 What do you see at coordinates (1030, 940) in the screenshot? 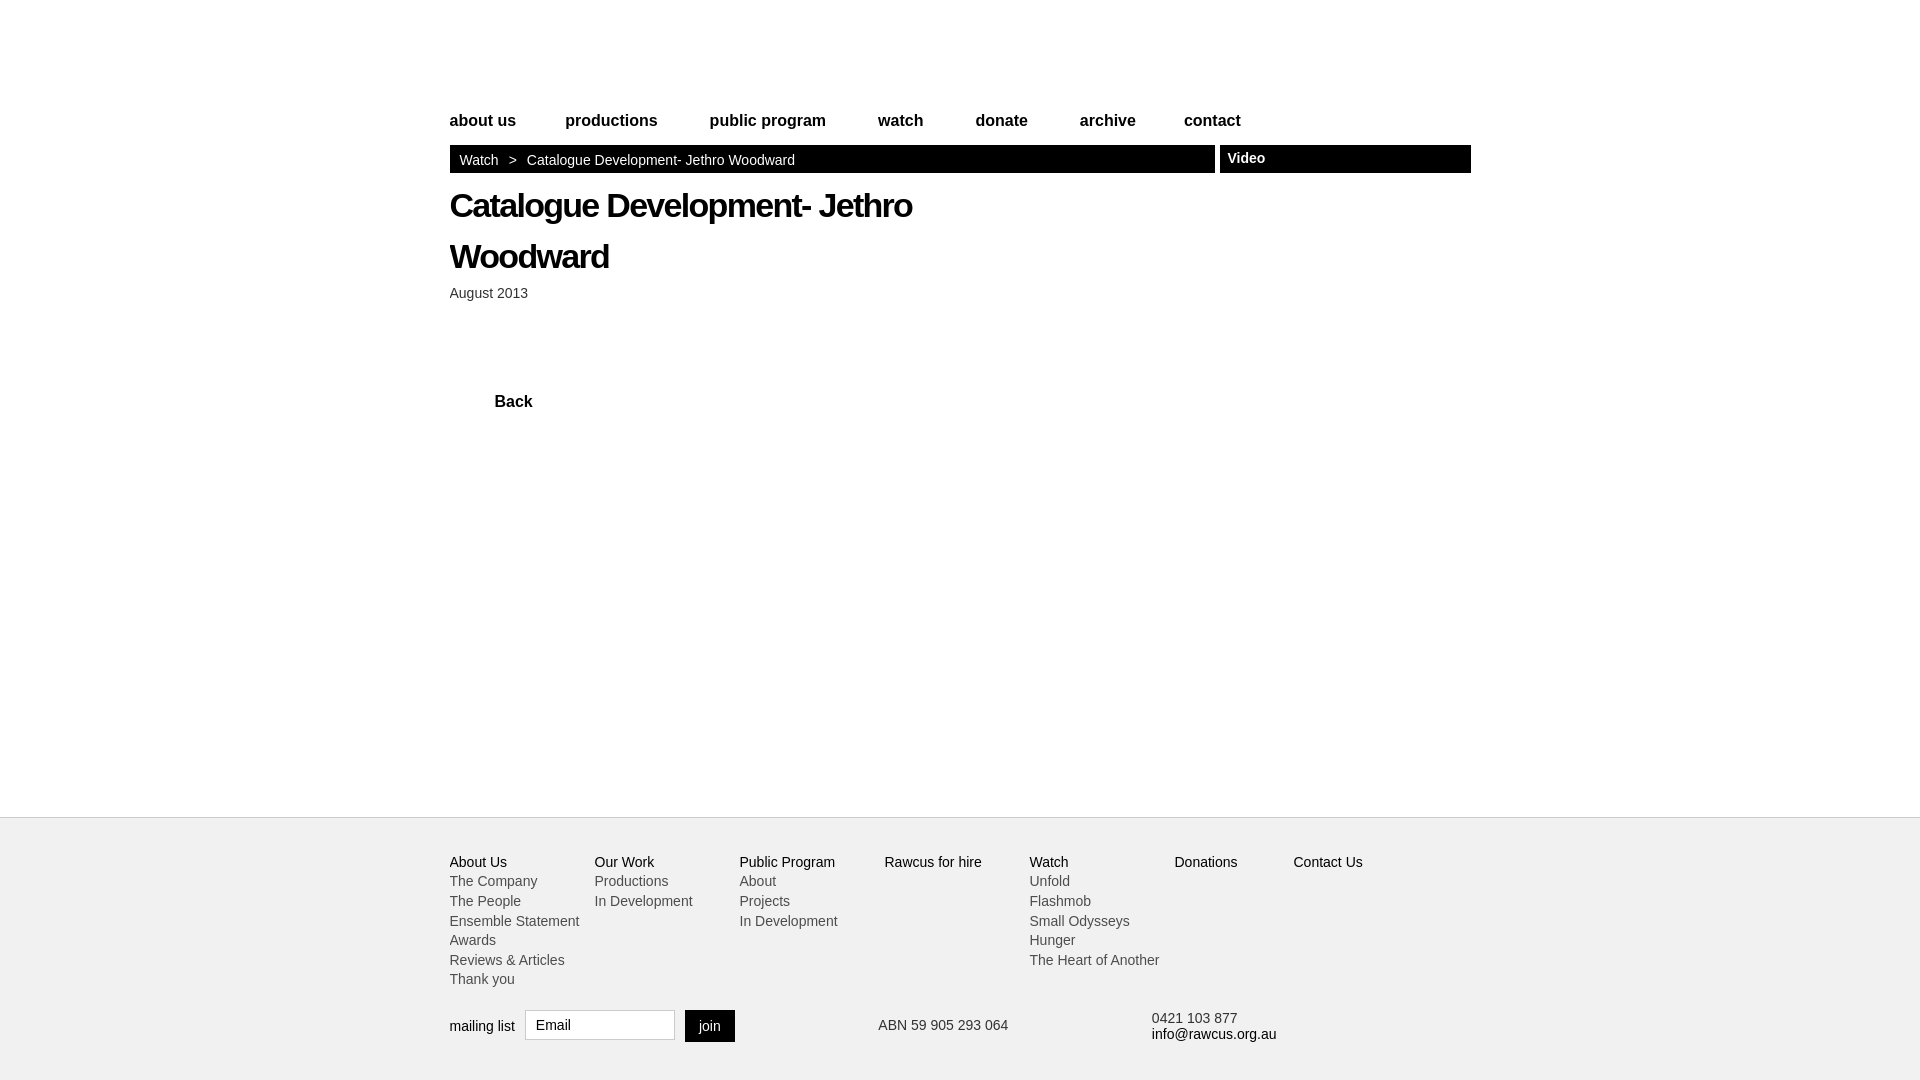
I see `'Hunger'` at bounding box center [1030, 940].